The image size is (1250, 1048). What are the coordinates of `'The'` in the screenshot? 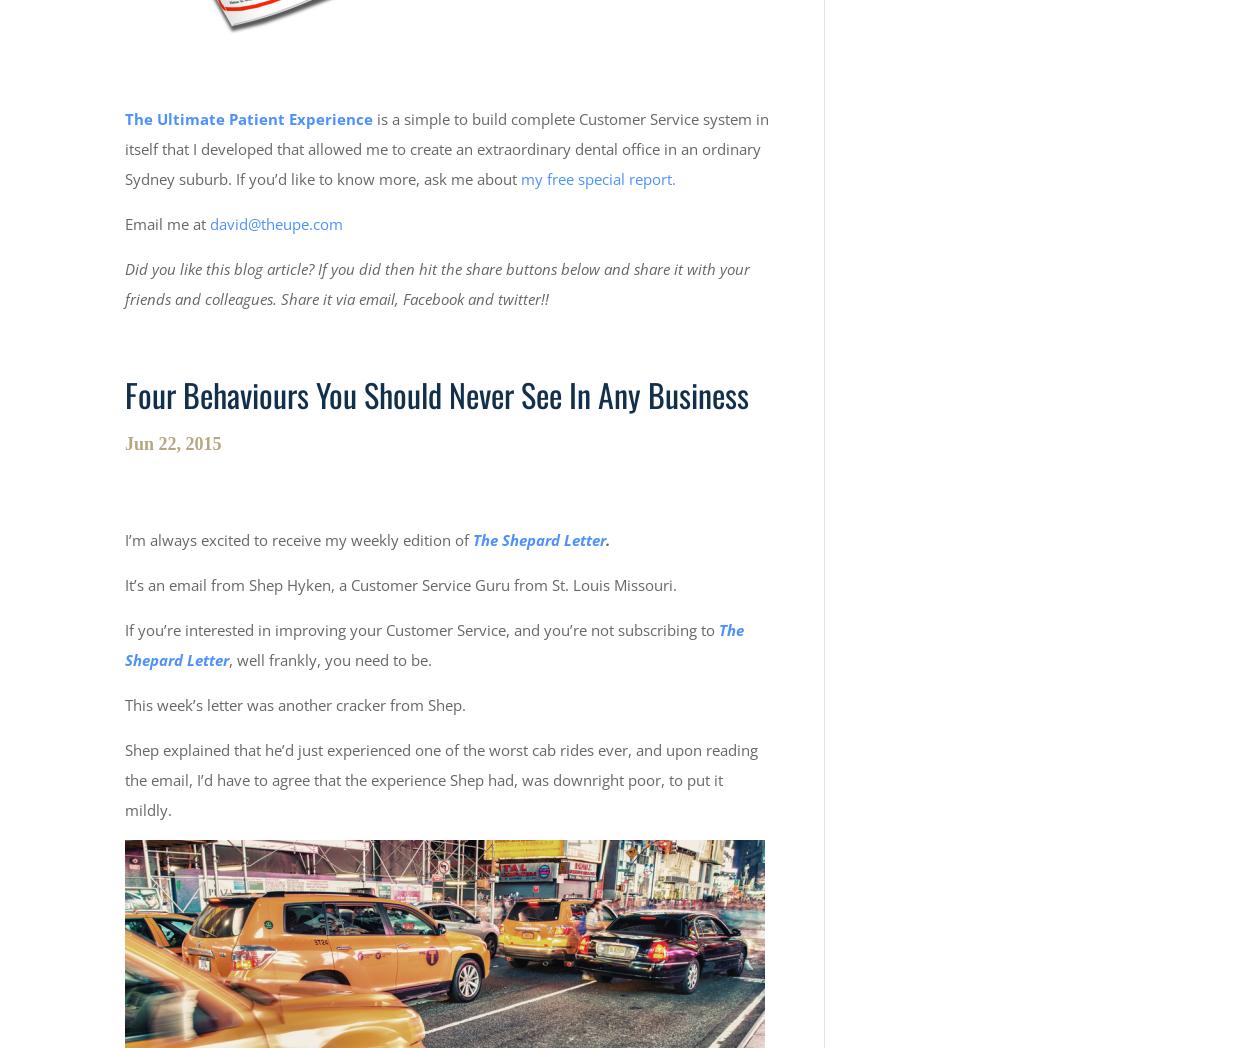 It's located at (139, 117).